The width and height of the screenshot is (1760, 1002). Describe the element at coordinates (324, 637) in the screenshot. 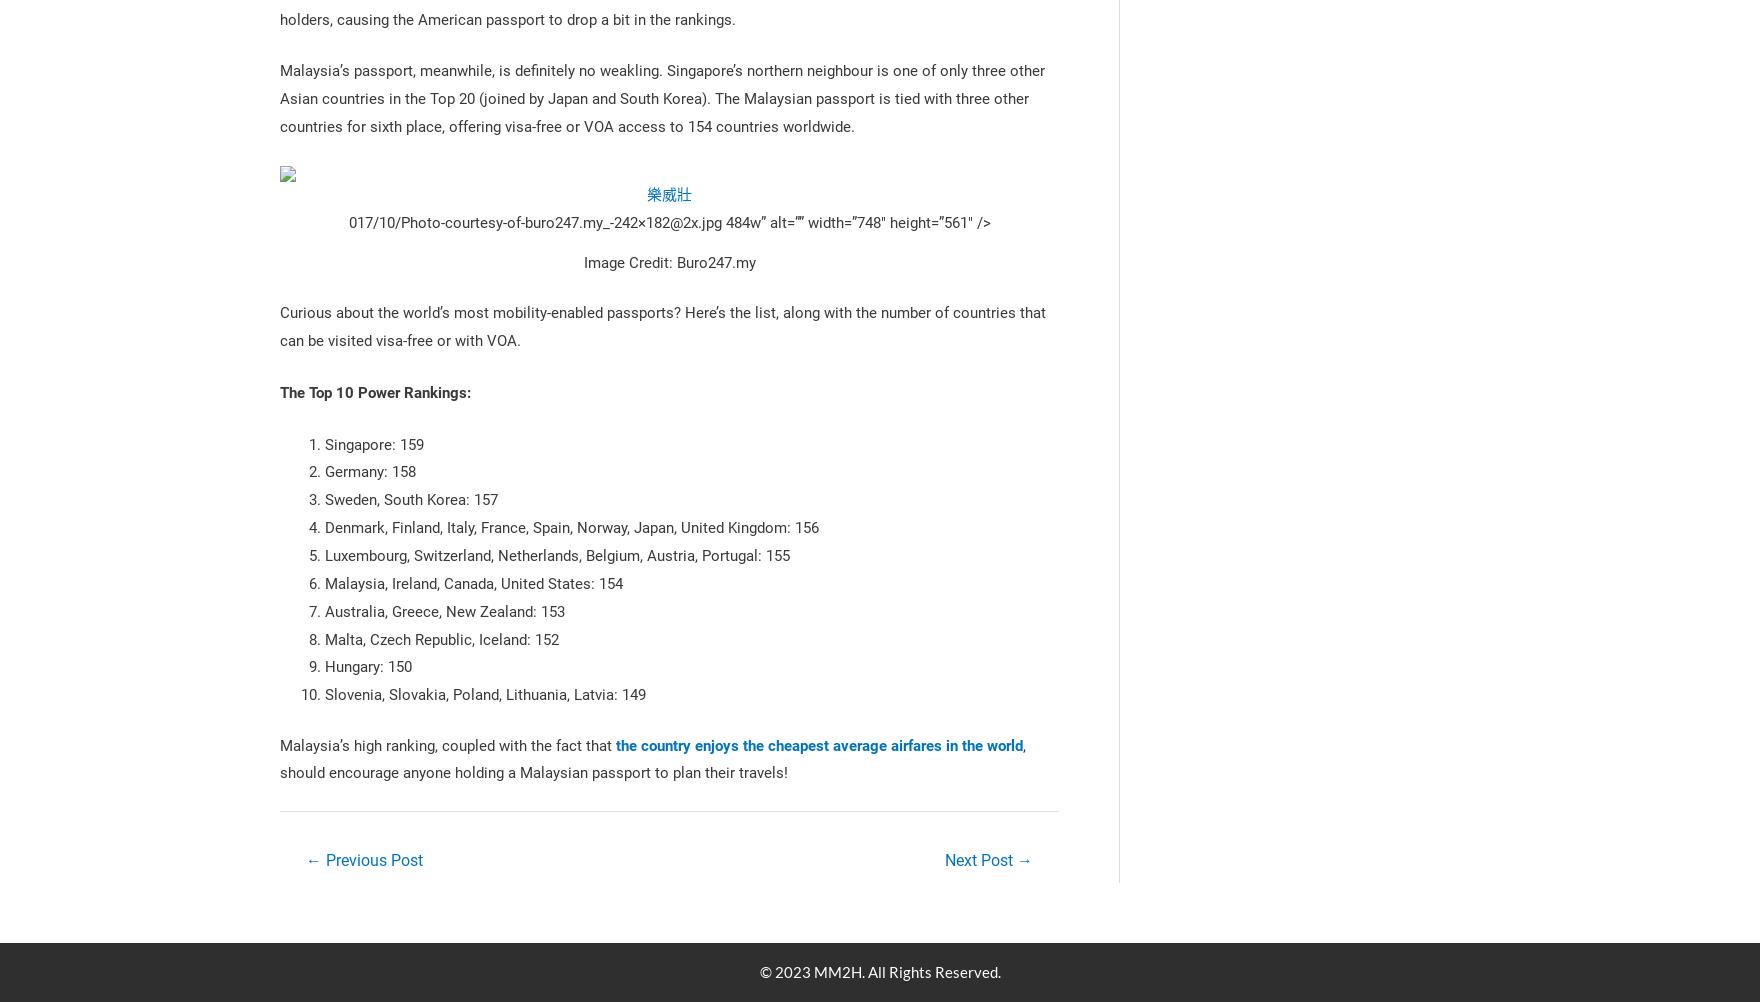

I see `'Malta, Czech Republic, Iceland: 152'` at that location.